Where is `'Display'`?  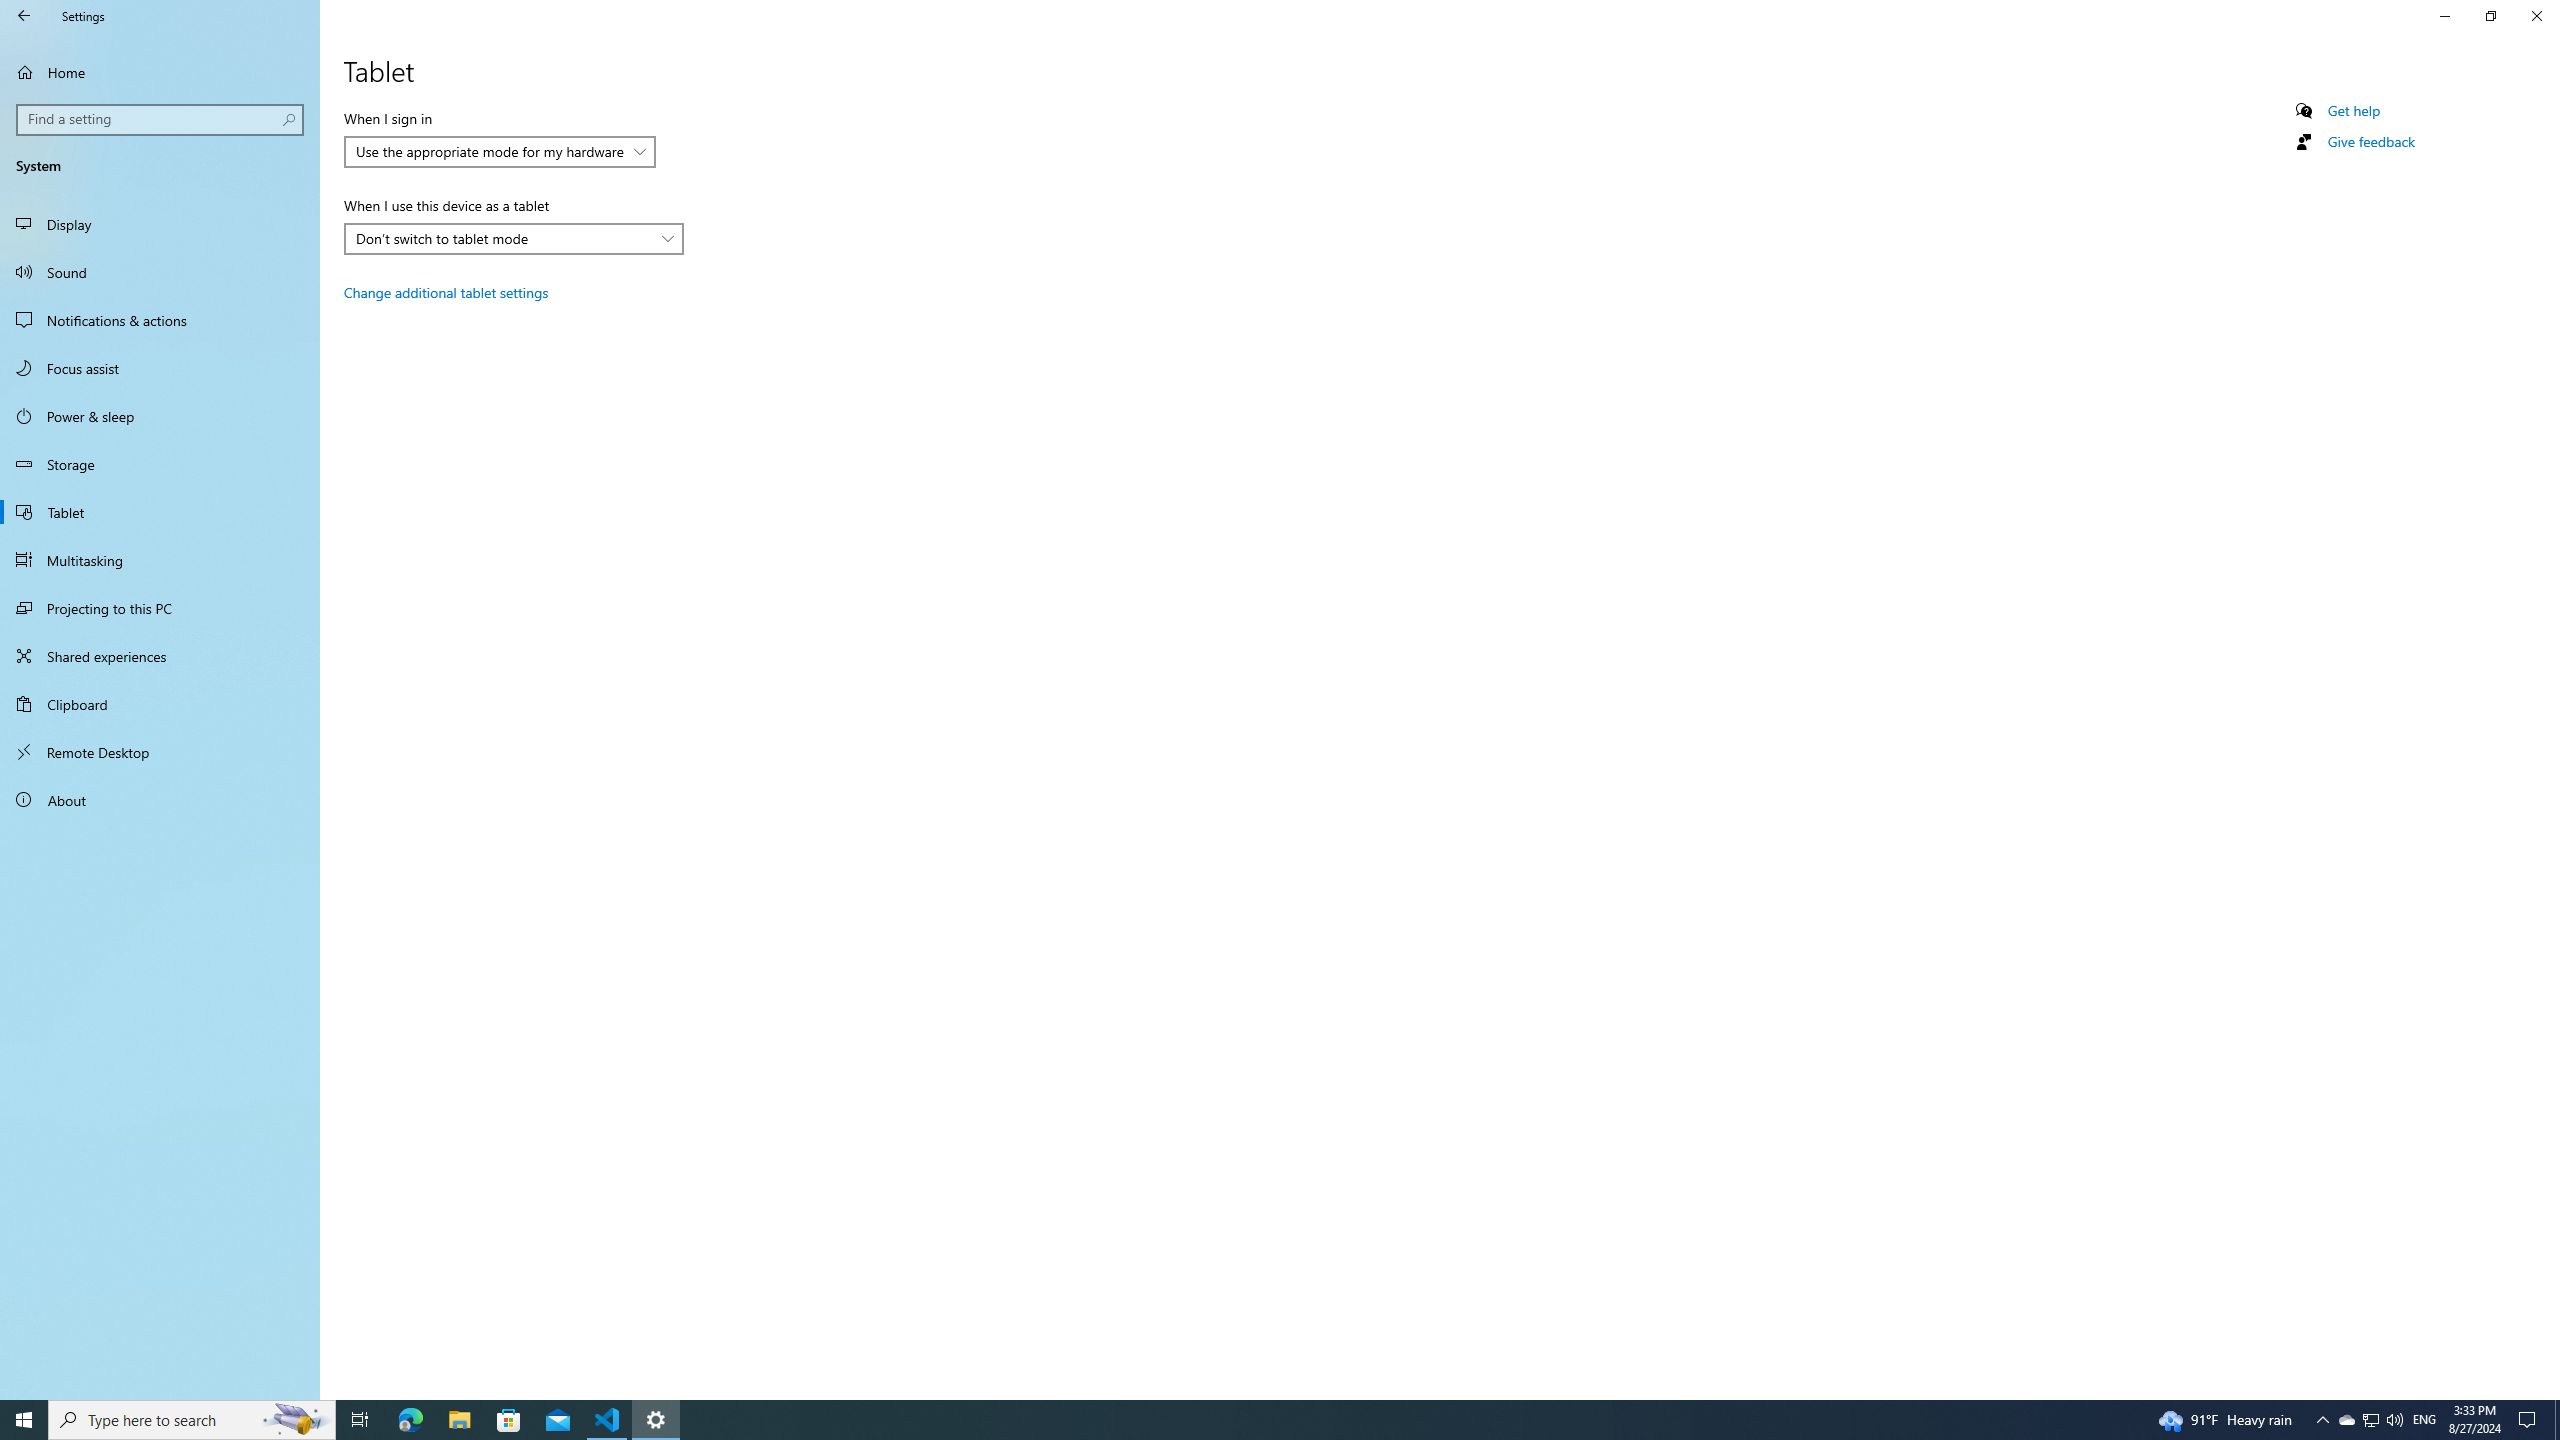
'Display' is located at coordinates (159, 222).